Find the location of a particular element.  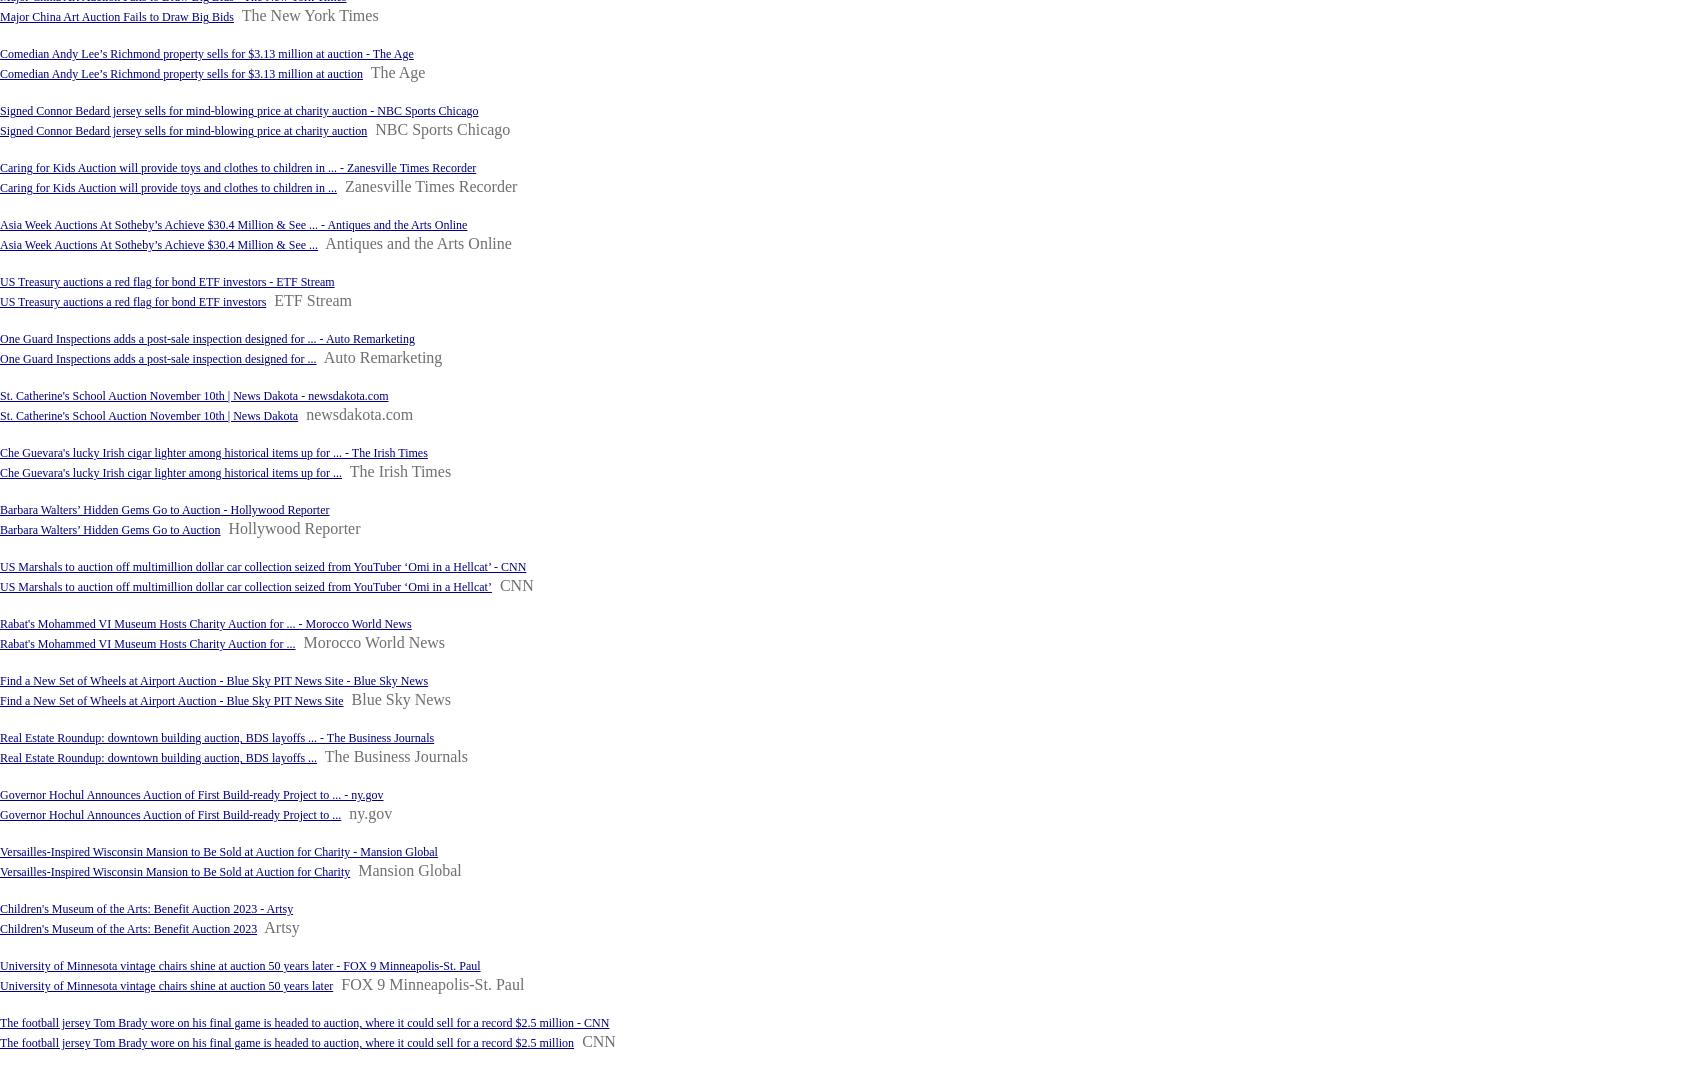

'ETF Stream' is located at coordinates (312, 300).